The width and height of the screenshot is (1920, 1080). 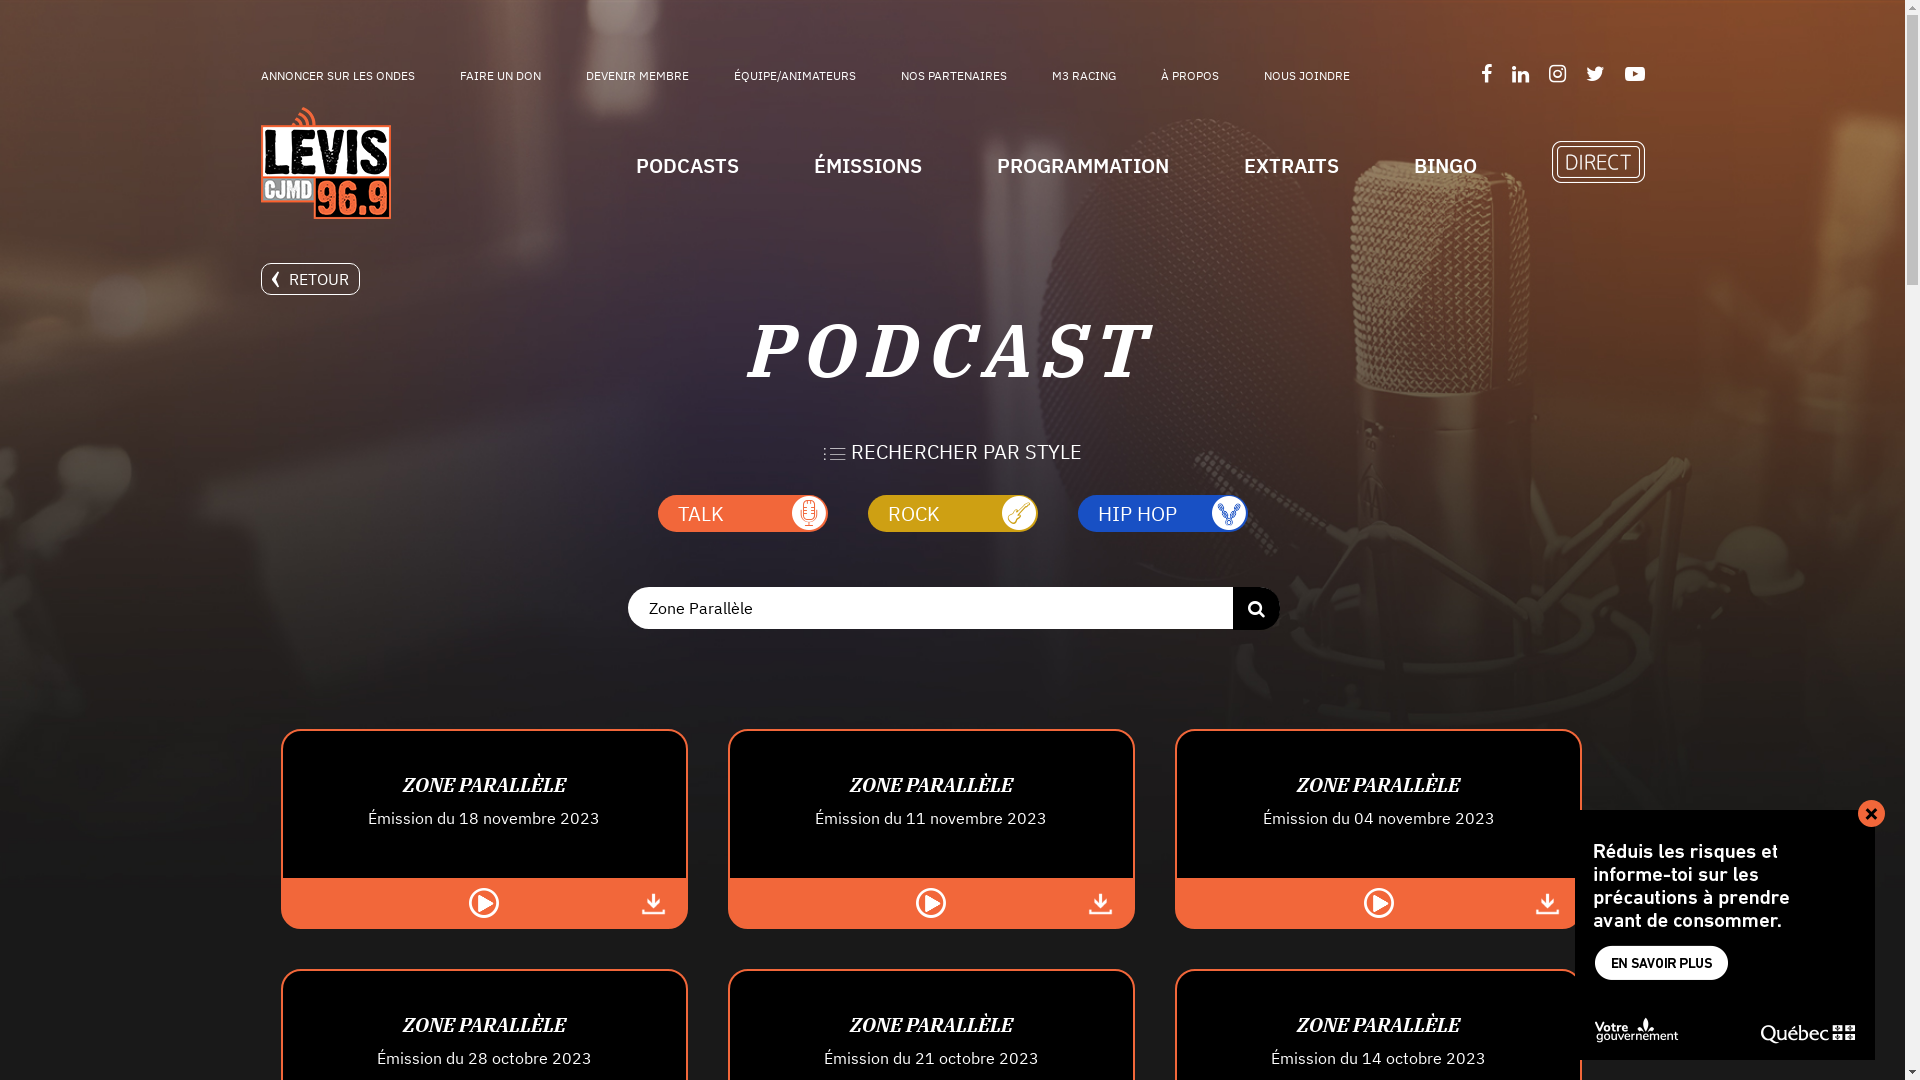 What do you see at coordinates (336, 74) in the screenshot?
I see `'ANNONCER SUR LES ONDES'` at bounding box center [336, 74].